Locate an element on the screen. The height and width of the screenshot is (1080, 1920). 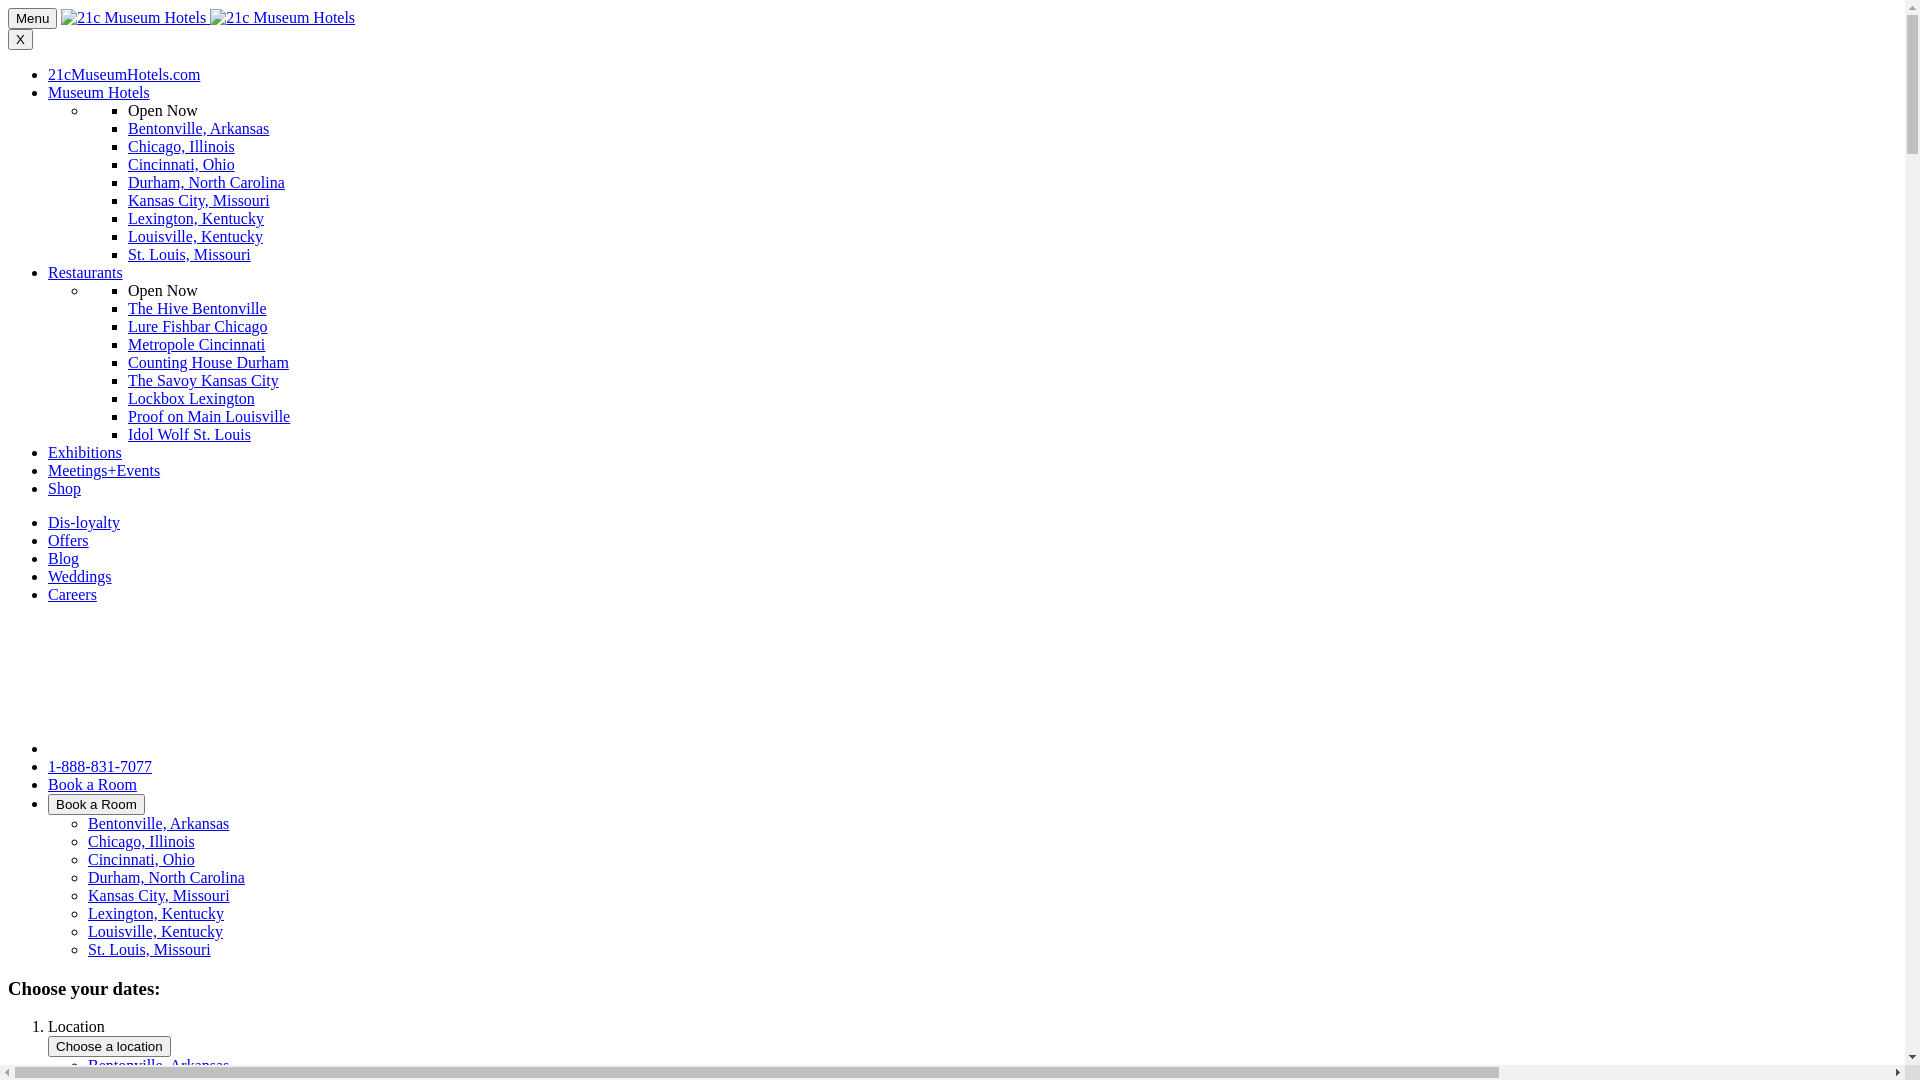
'St. Louis, Missouri' is located at coordinates (148, 948).